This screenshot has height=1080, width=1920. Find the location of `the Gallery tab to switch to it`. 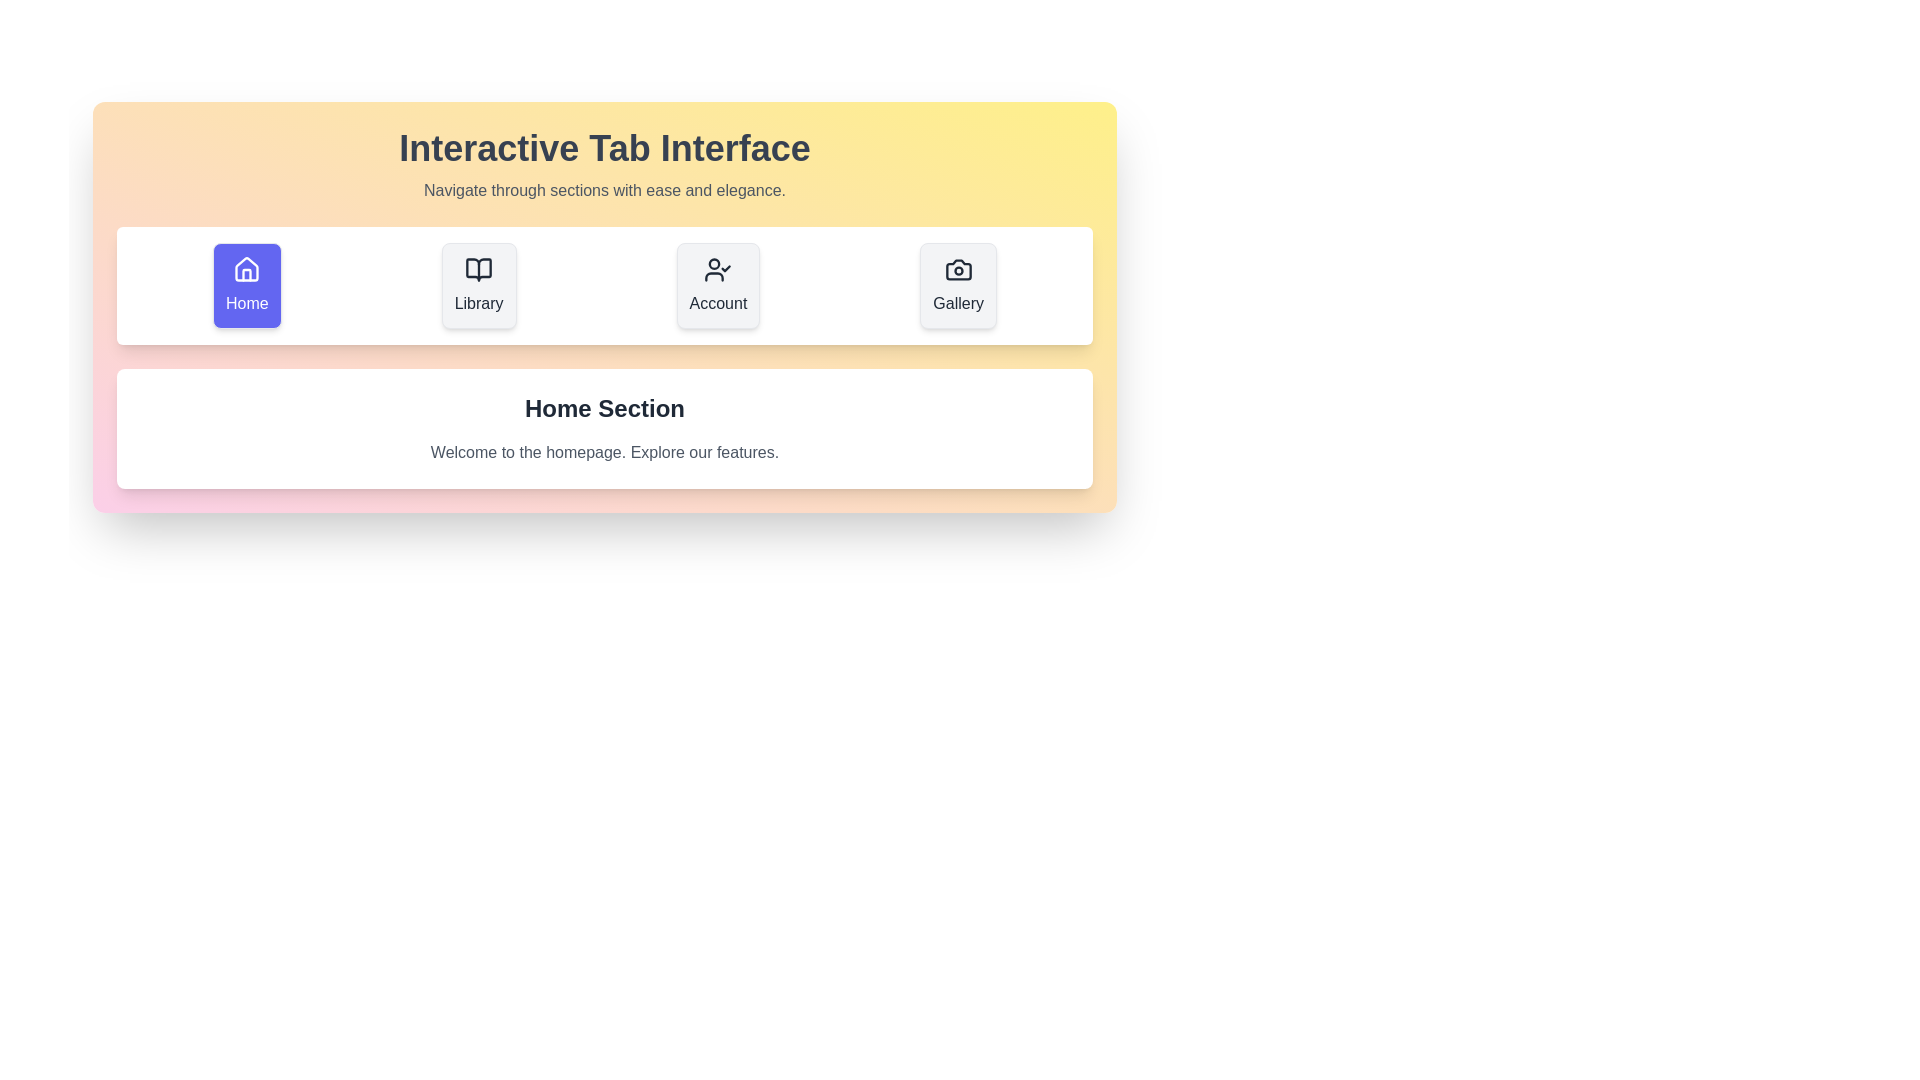

the Gallery tab to switch to it is located at coordinates (958, 285).